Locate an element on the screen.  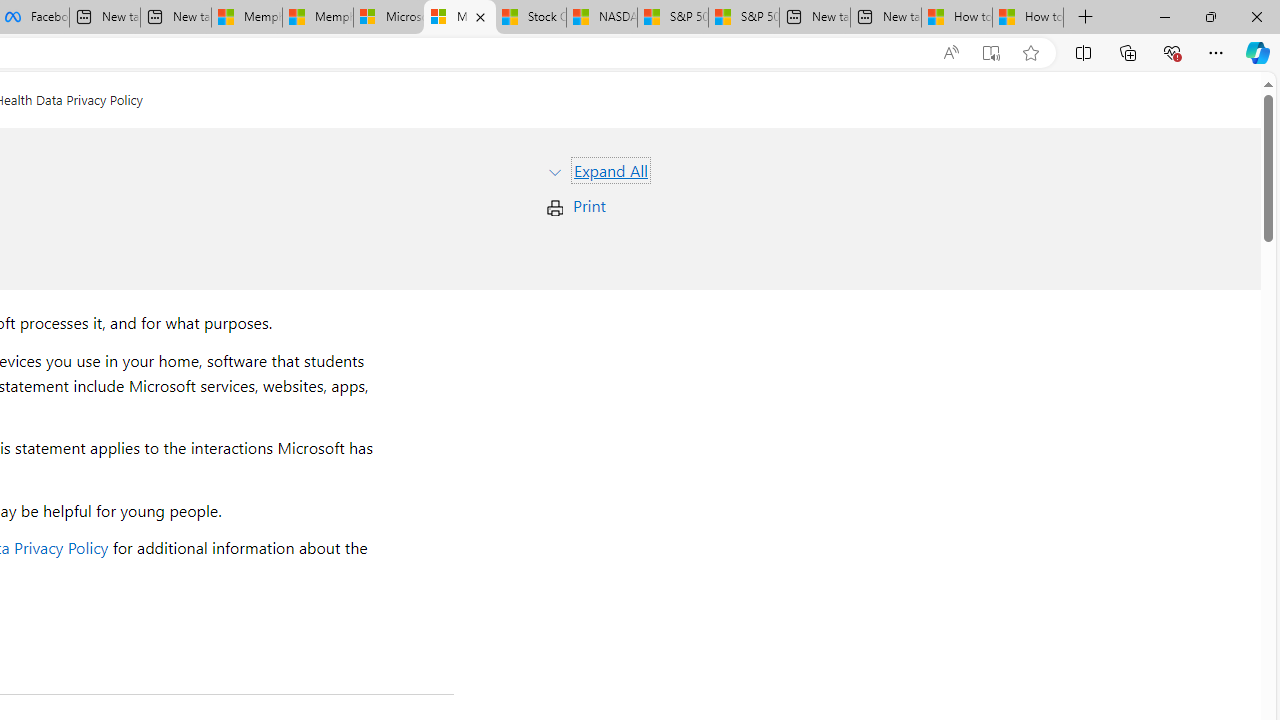
'Add this page to favorites (Ctrl+D)' is located at coordinates (1031, 52).